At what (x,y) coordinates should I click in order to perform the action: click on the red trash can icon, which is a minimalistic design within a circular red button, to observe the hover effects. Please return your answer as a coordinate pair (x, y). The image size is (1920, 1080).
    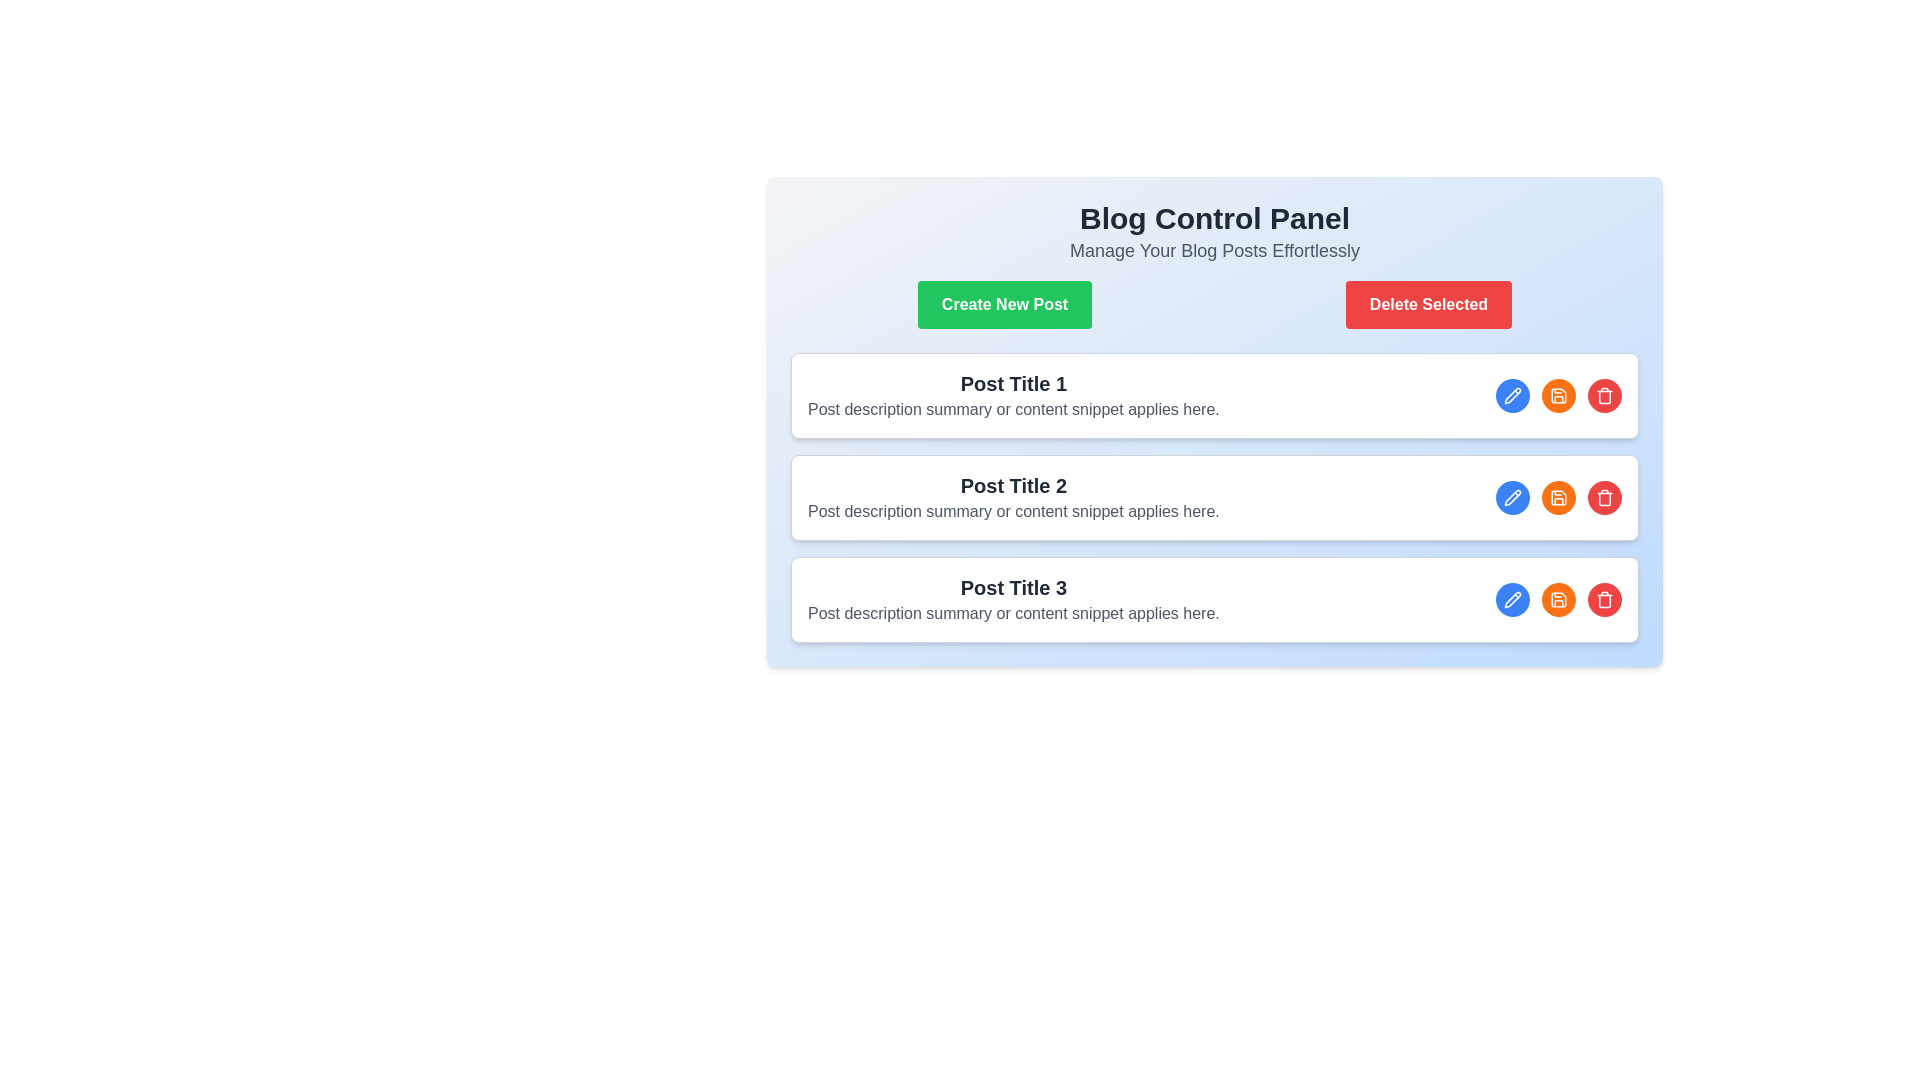
    Looking at the image, I should click on (1604, 599).